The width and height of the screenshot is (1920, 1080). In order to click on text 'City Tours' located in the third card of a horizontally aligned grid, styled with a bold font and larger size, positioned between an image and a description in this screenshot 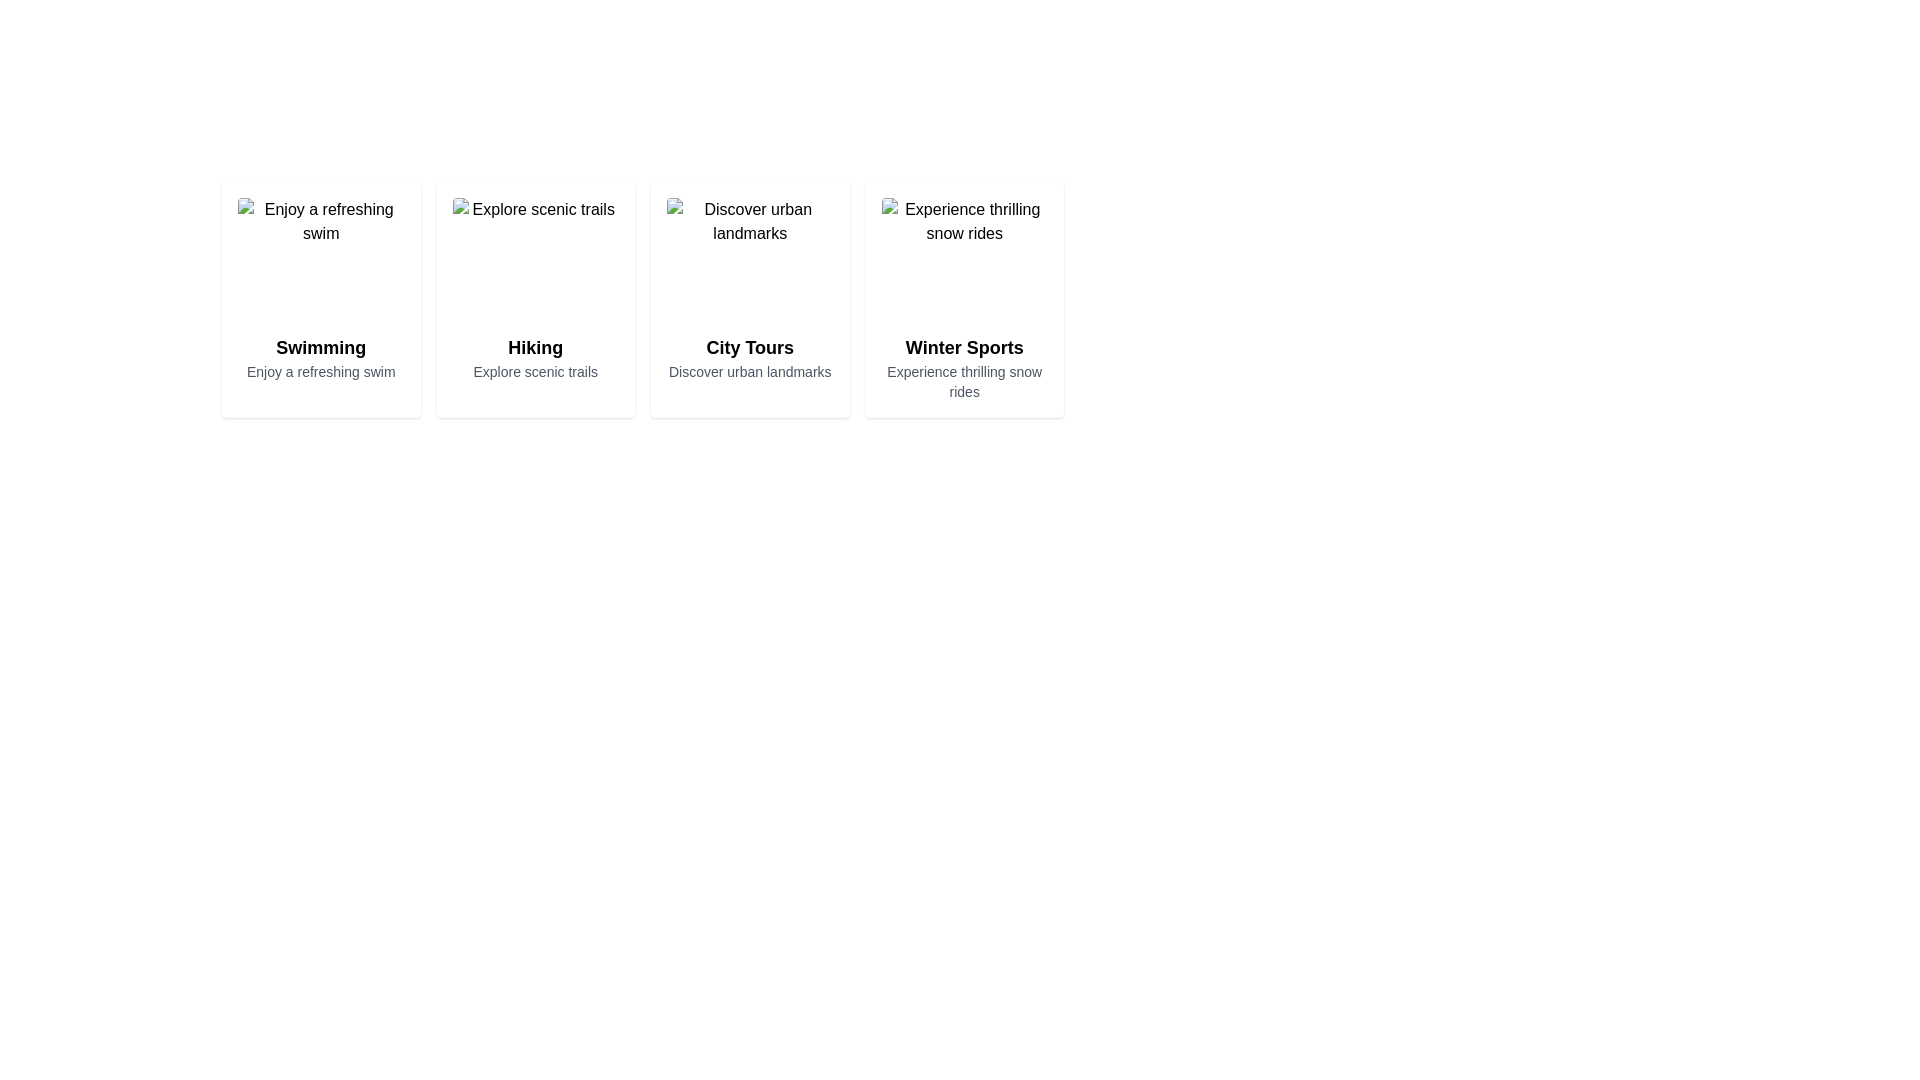, I will do `click(749, 346)`.